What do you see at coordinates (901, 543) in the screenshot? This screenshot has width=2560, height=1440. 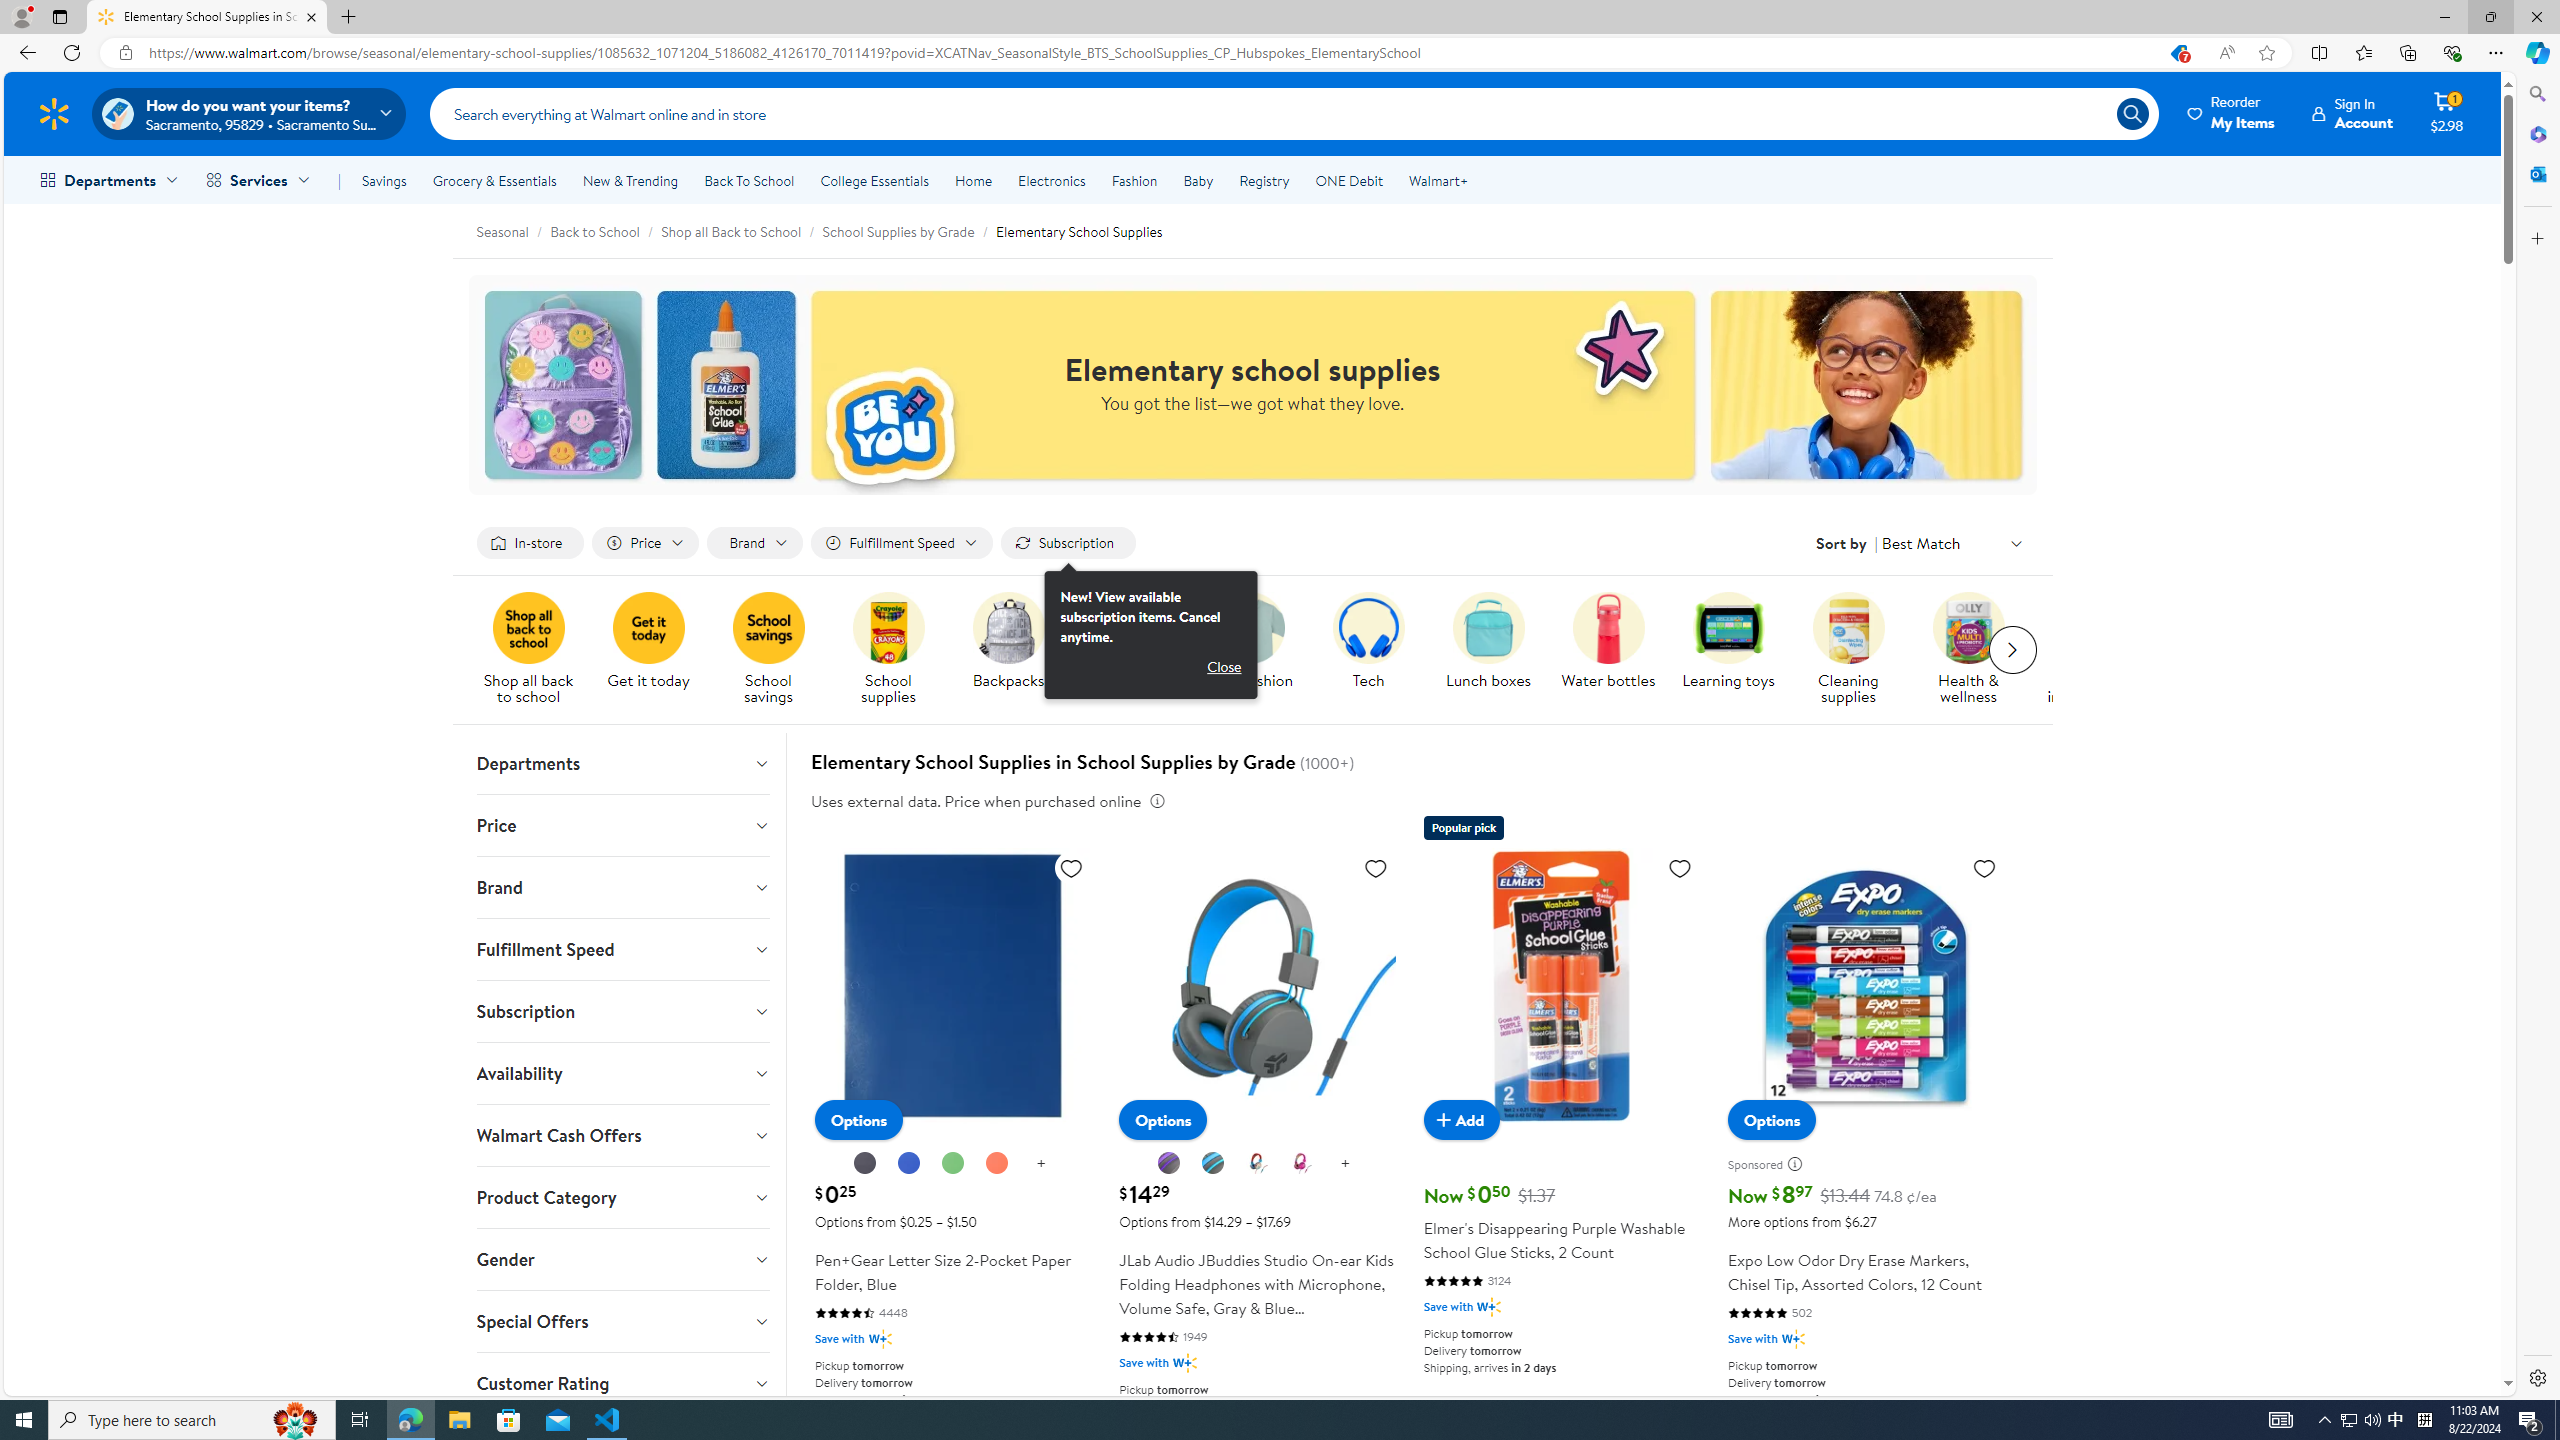 I see `'Filter by Fulfillment Speed not applied, activate to change'` at bounding box center [901, 543].